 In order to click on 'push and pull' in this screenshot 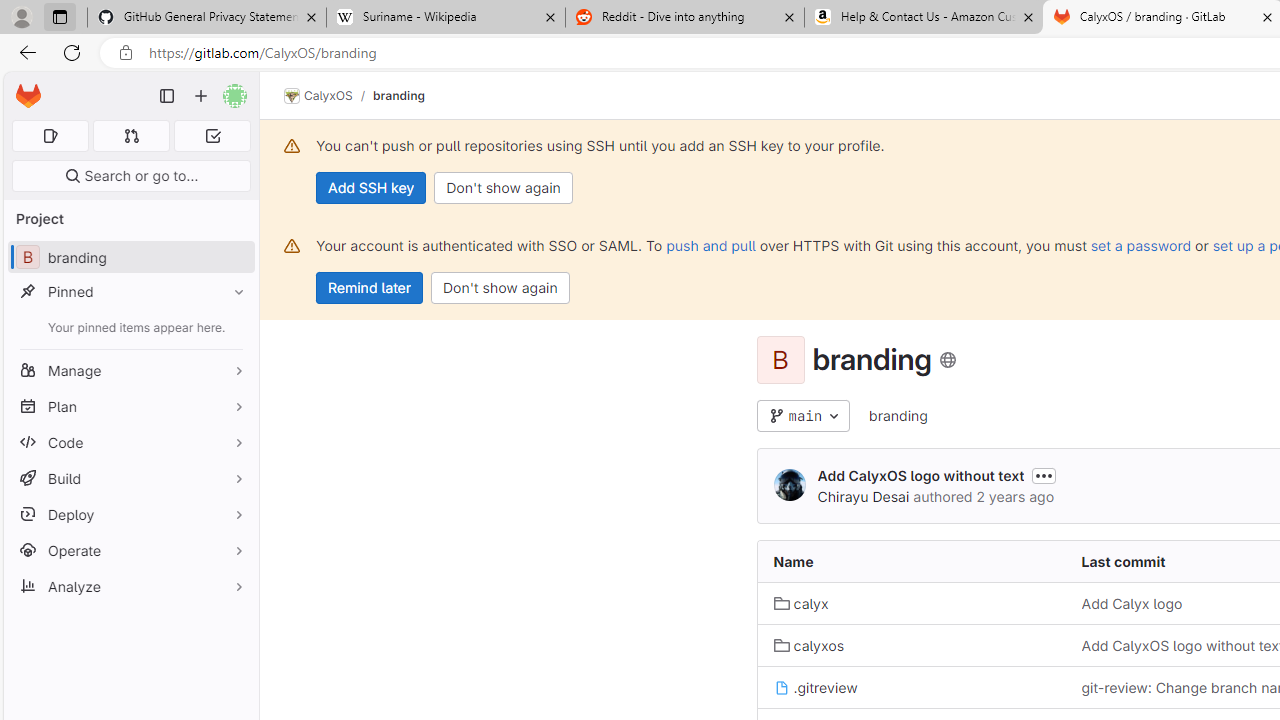, I will do `click(711, 244)`.